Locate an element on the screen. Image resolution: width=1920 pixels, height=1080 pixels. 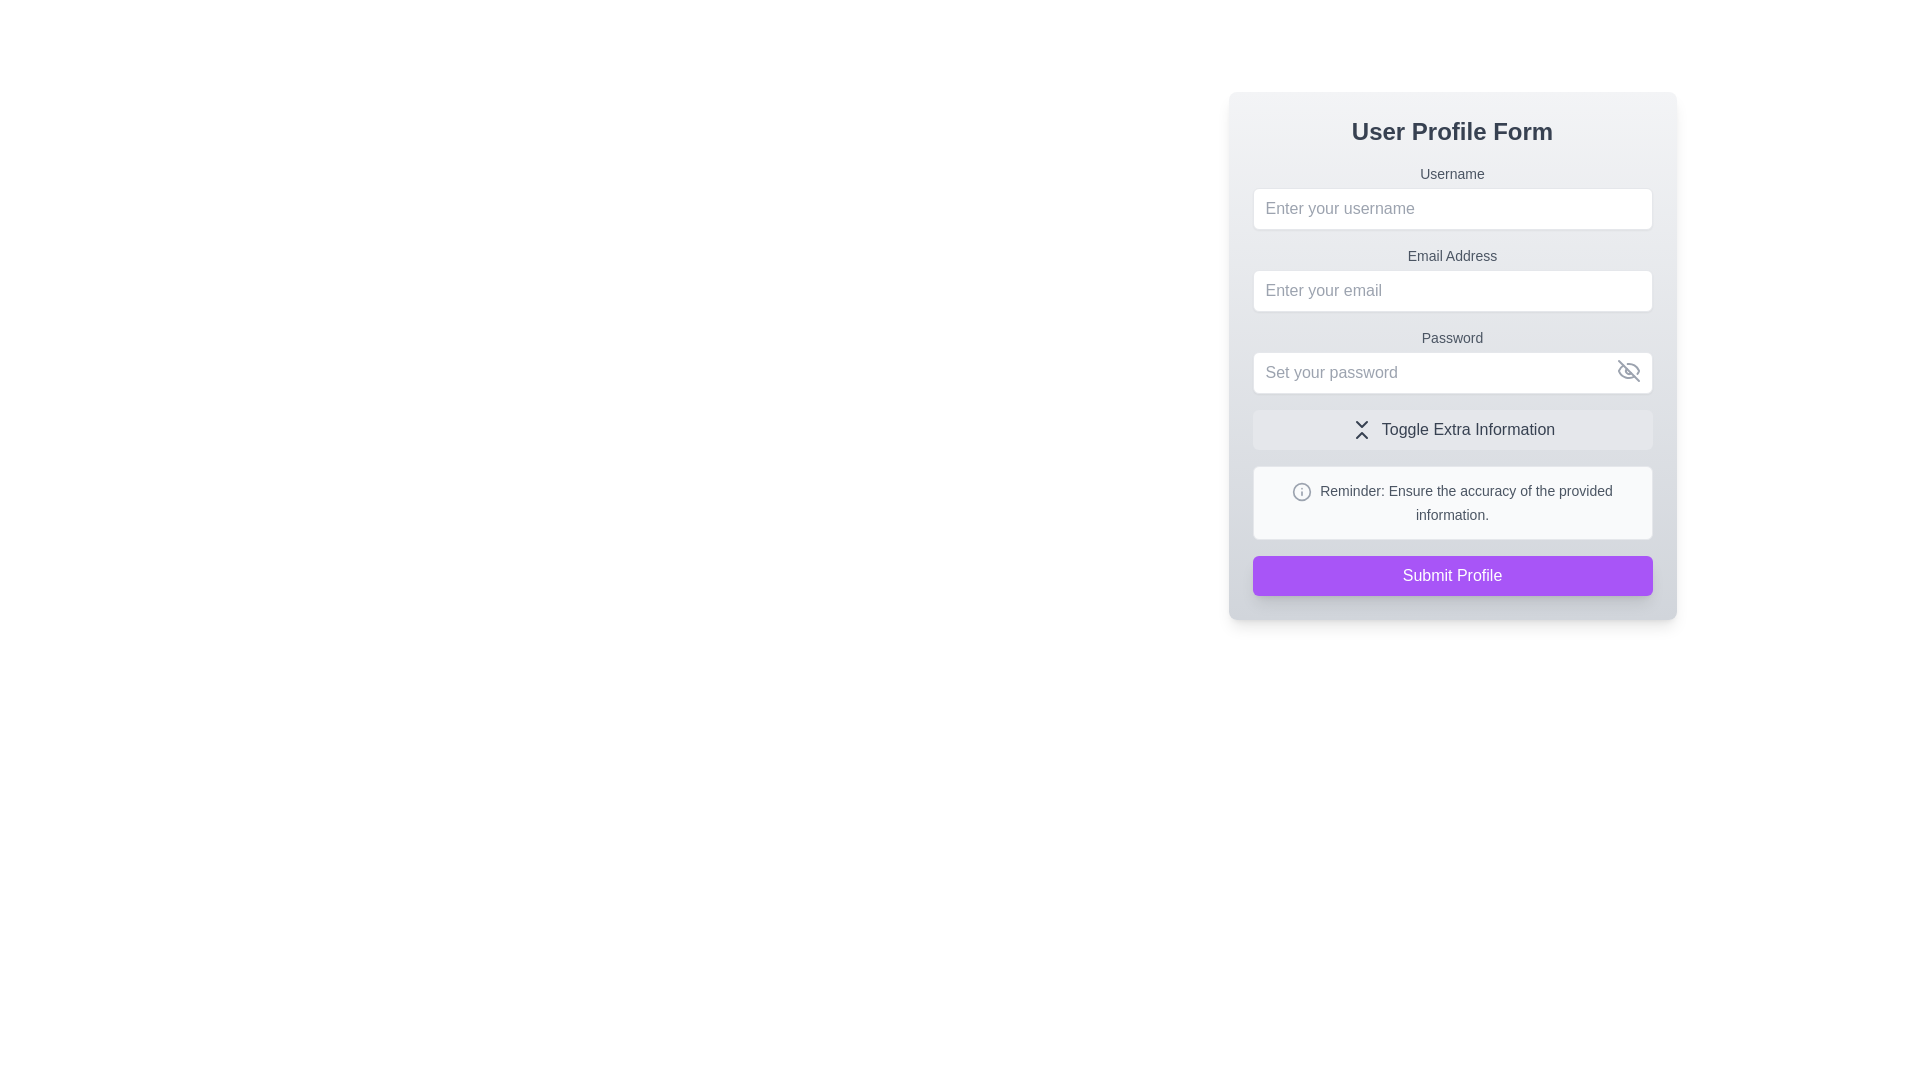
the eye icon button located inside the password input field, to the far right is located at coordinates (1628, 370).